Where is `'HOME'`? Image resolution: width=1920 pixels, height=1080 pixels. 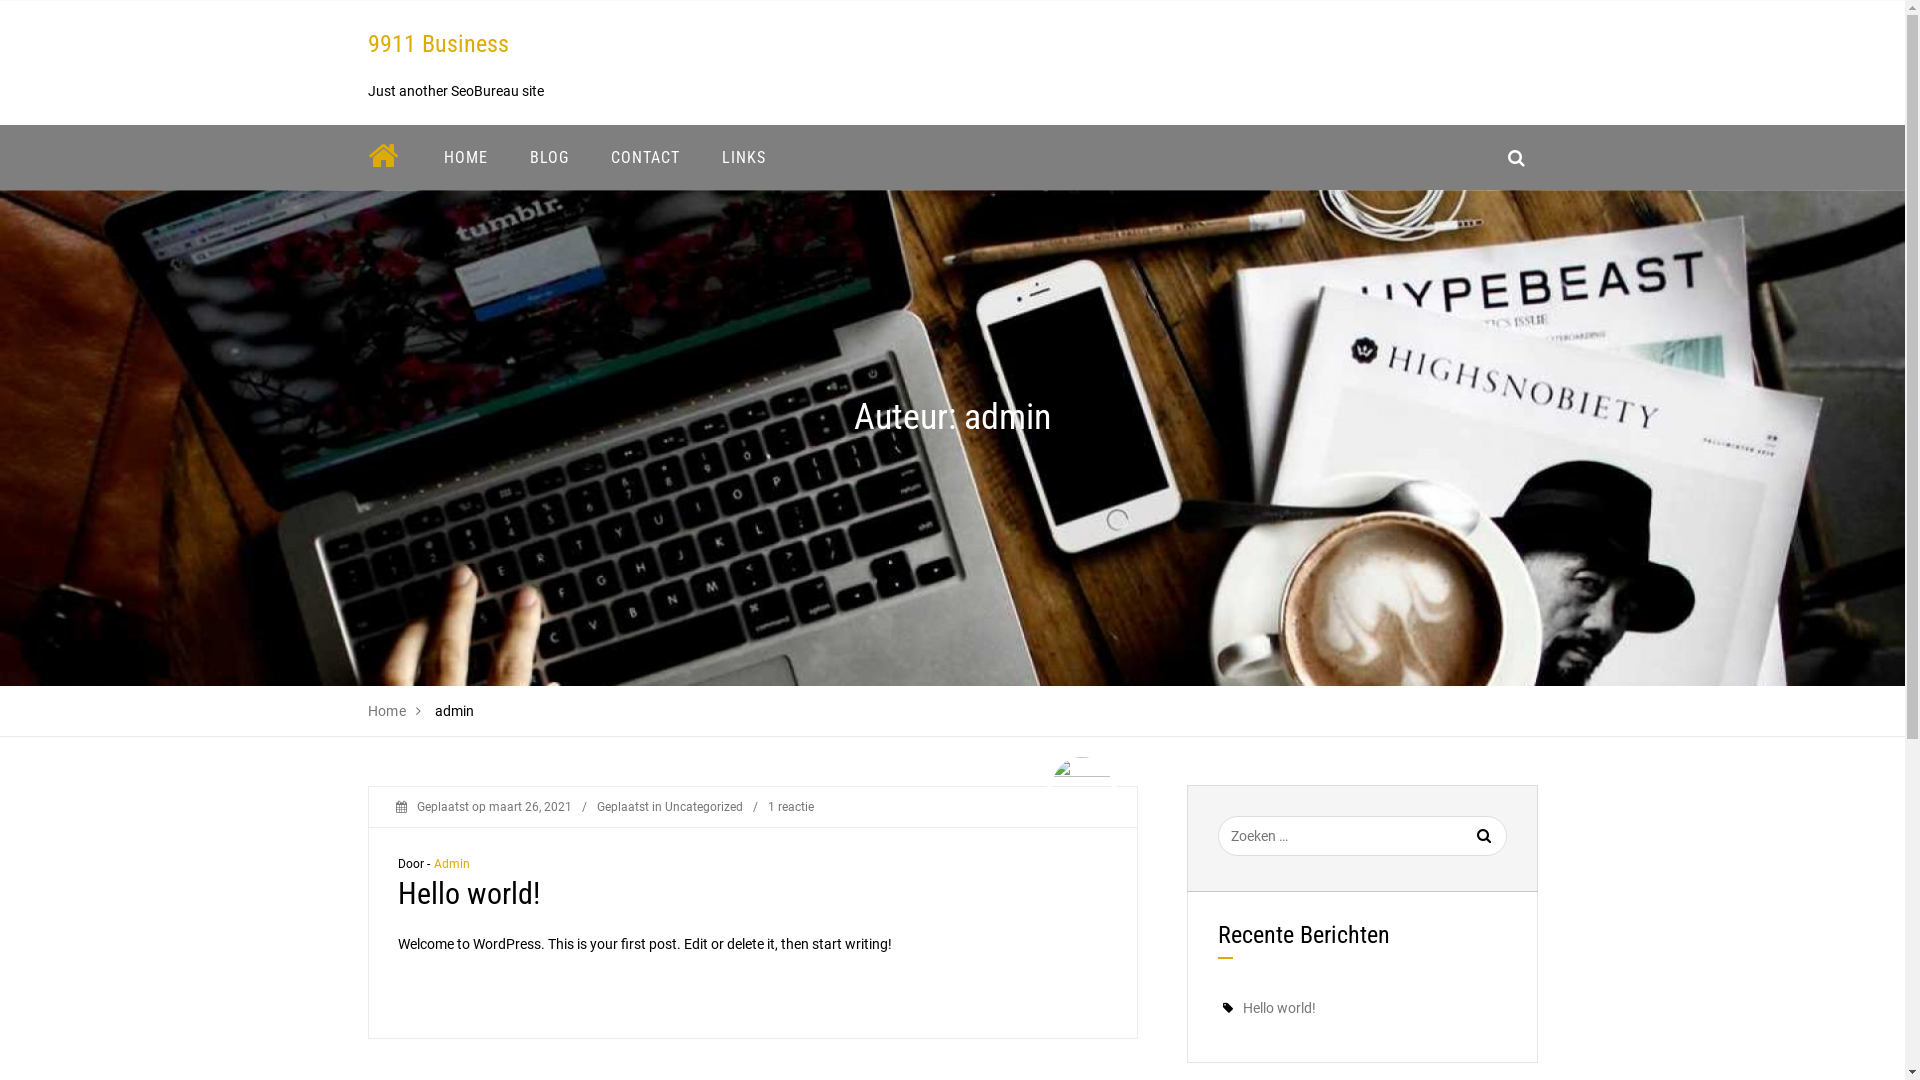
'HOME' is located at coordinates (464, 156).